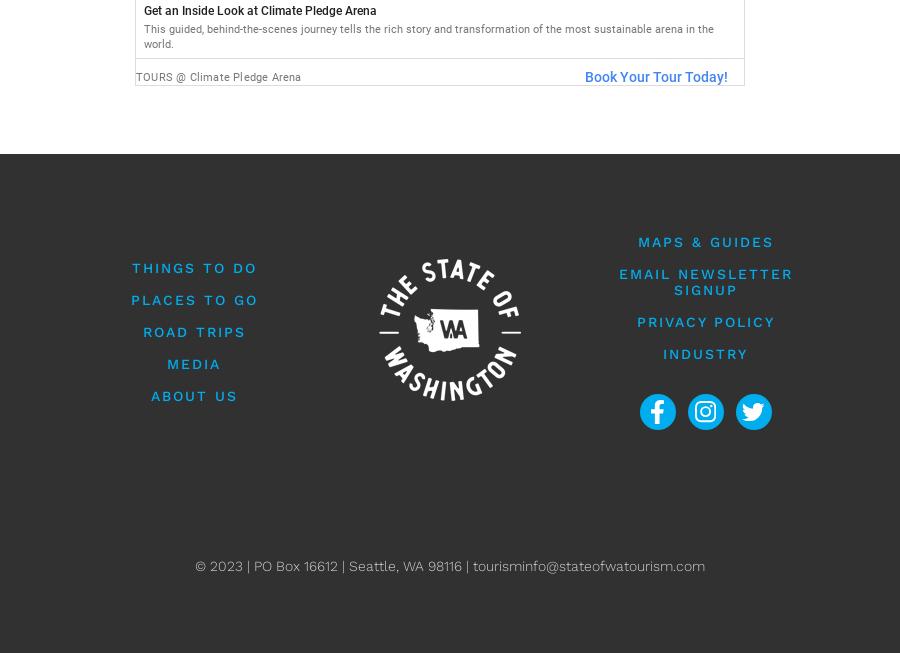 Image resolution: width=900 pixels, height=653 pixels. Describe the element at coordinates (193, 267) in the screenshot. I see `'Things To Do'` at that location.